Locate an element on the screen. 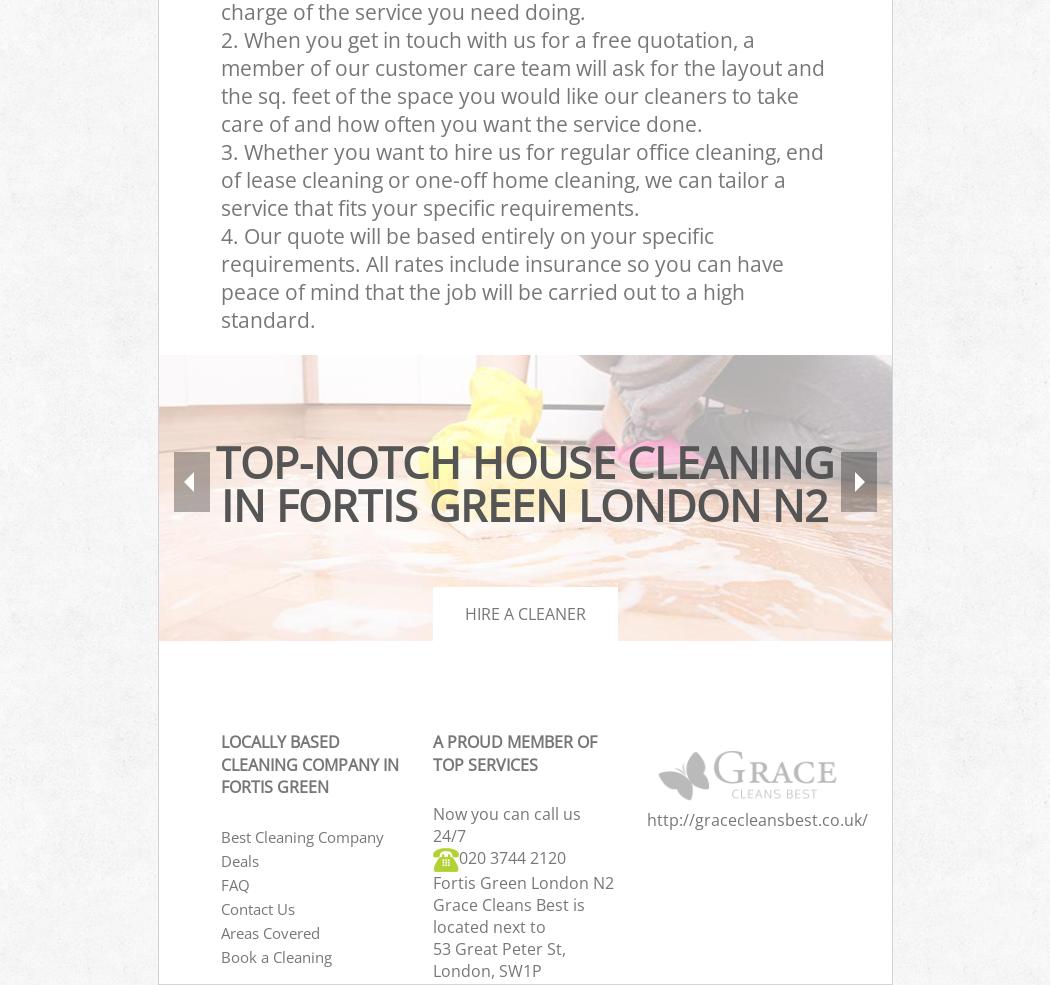 Image resolution: width=1050 pixels, height=985 pixels. '‎020 3744 2120' is located at coordinates (511, 856).